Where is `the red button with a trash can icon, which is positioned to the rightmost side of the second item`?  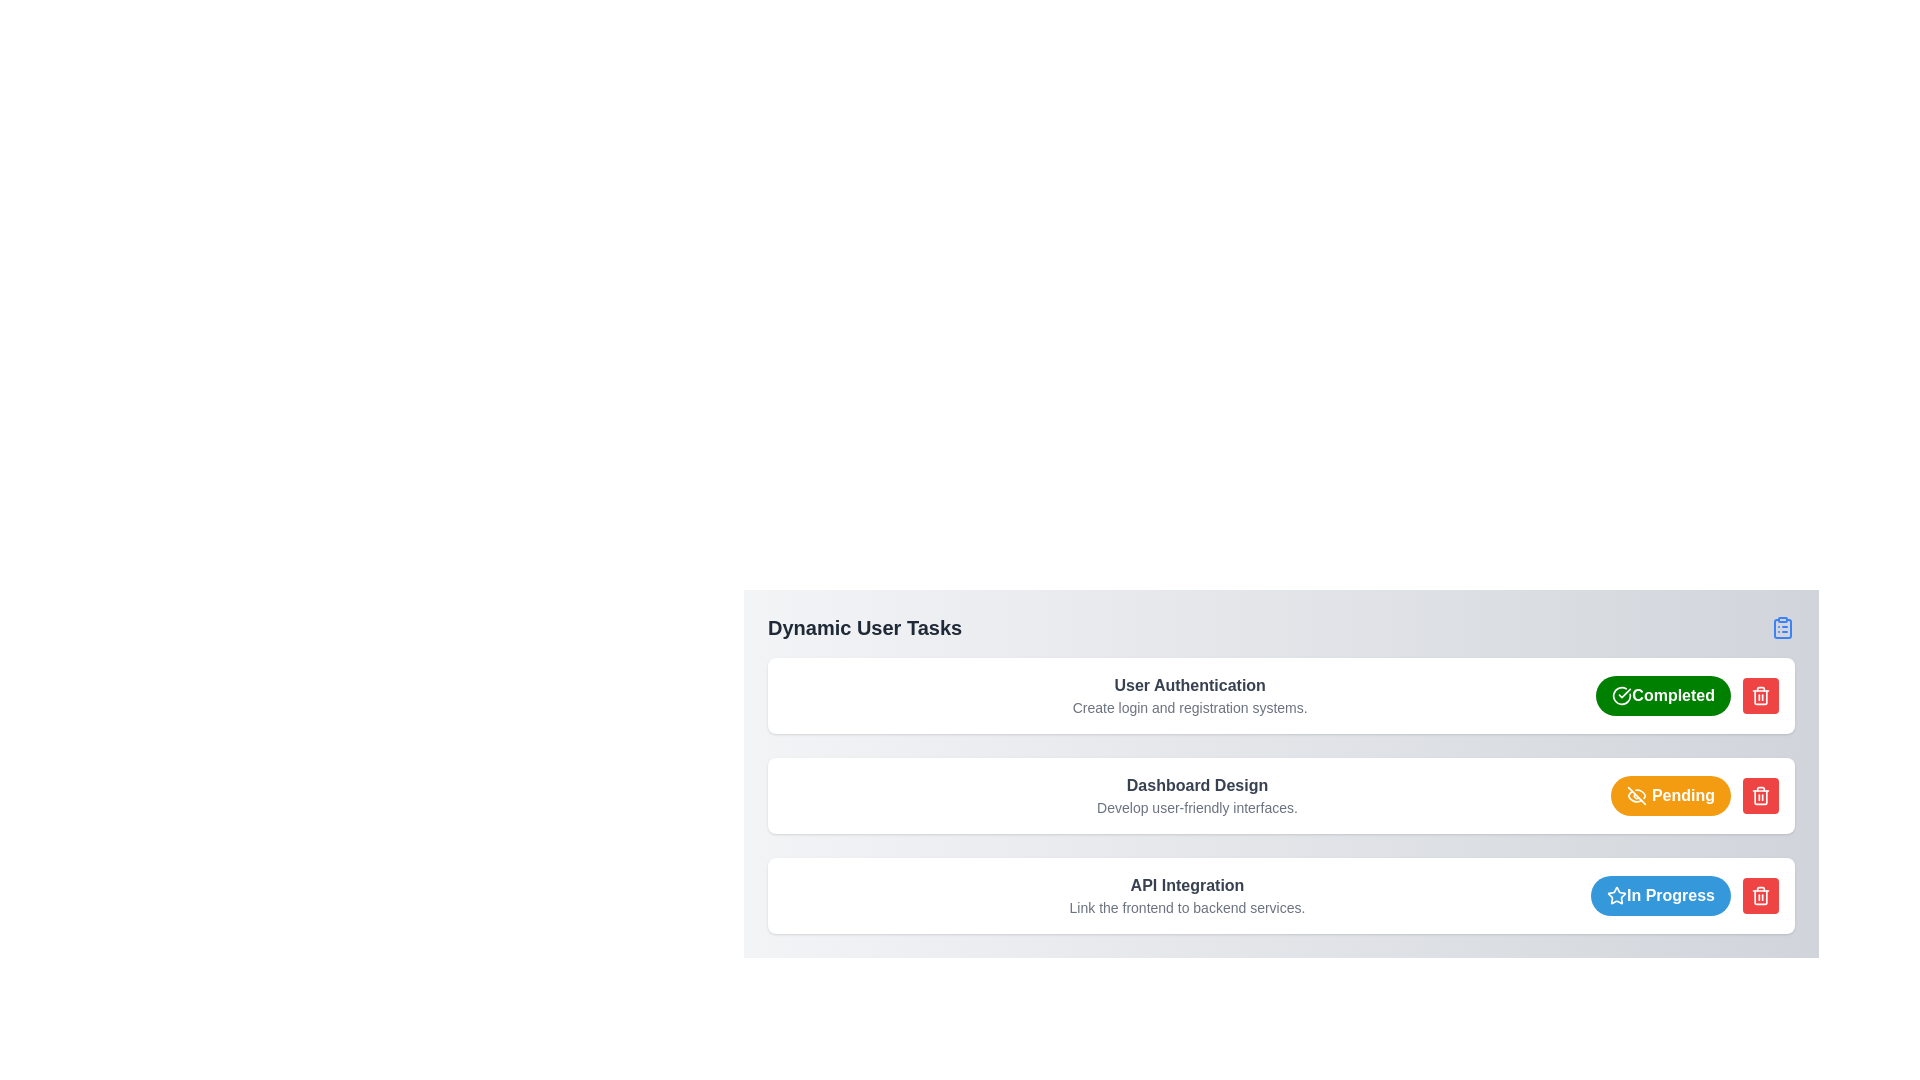 the red button with a trash can icon, which is positioned to the rightmost side of the second item is located at coordinates (1761, 794).